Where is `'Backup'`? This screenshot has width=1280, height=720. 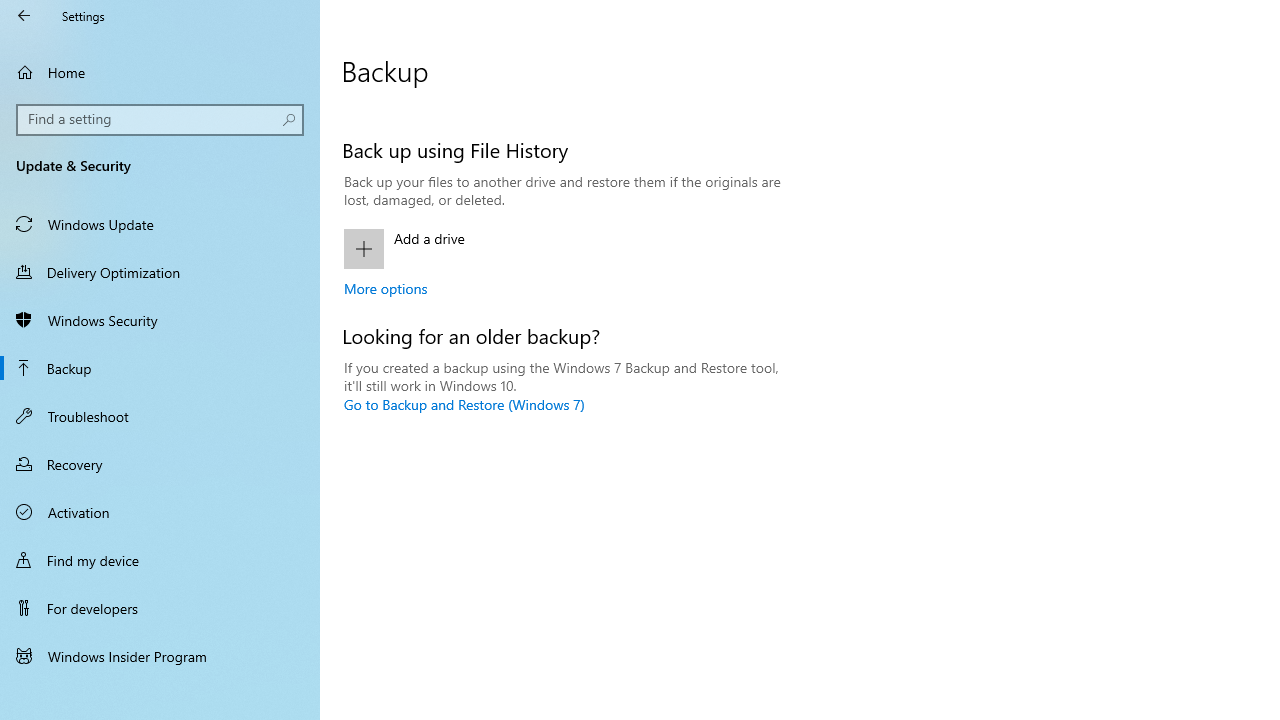
'Backup' is located at coordinates (160, 367).